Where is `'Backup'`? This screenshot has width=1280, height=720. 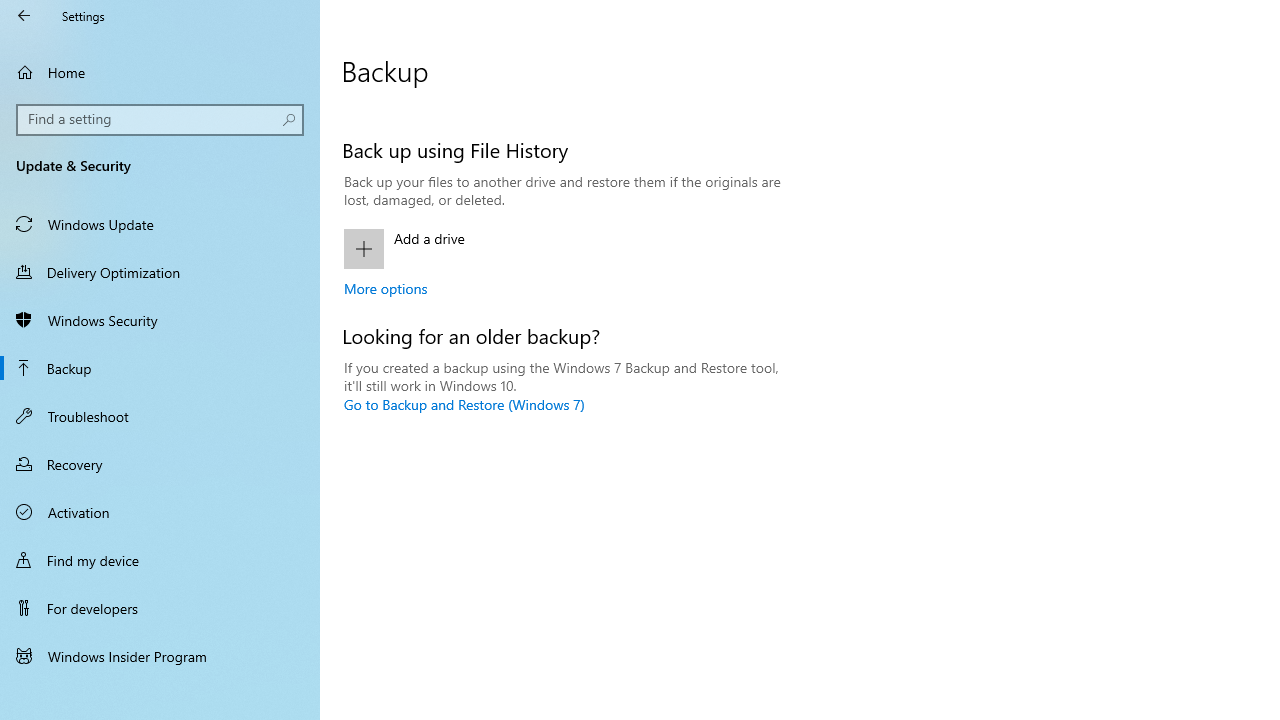
'Backup' is located at coordinates (160, 367).